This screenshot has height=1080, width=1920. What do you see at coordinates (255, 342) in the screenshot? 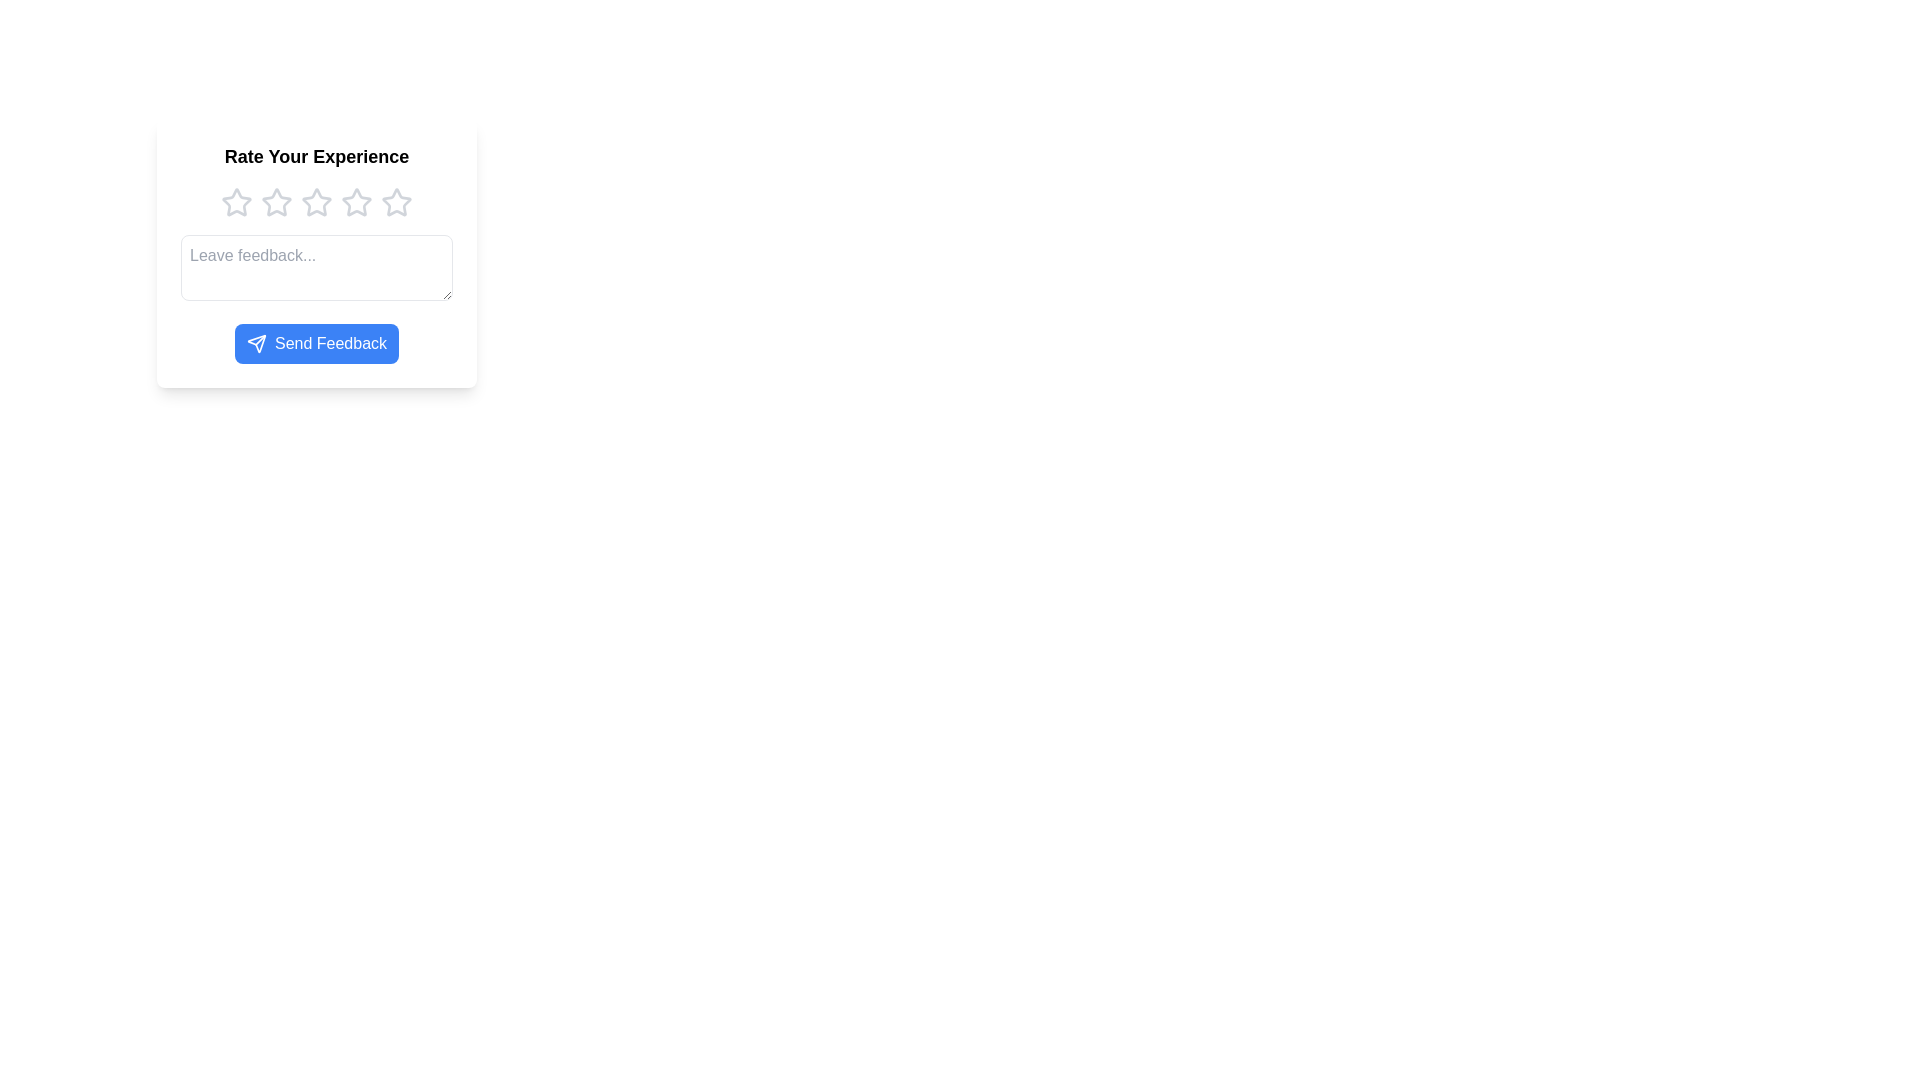
I see `the small triangular icon styled as an arrow or paper airplane outline within the 'Send Feedback' button at the bottom center of the feedback form` at bounding box center [255, 342].